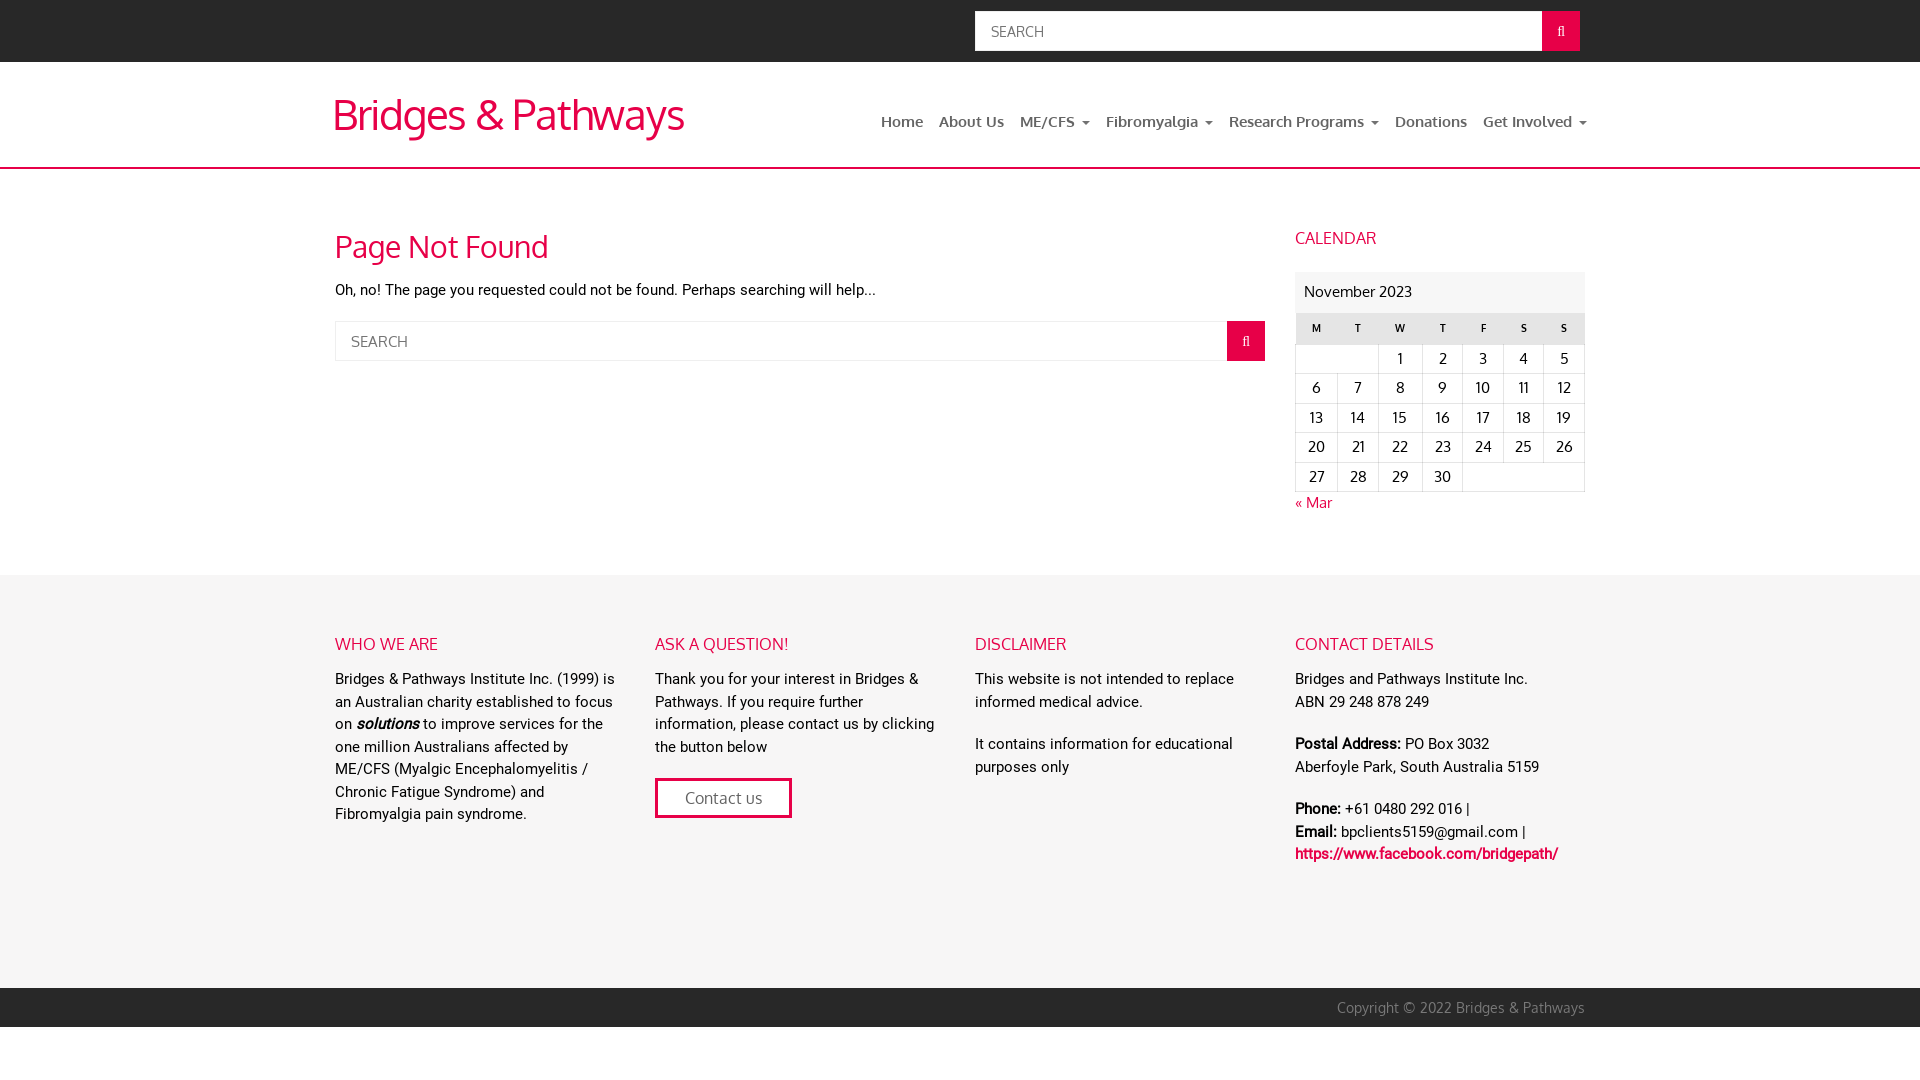  I want to click on 'Get Involved', so click(1534, 121).